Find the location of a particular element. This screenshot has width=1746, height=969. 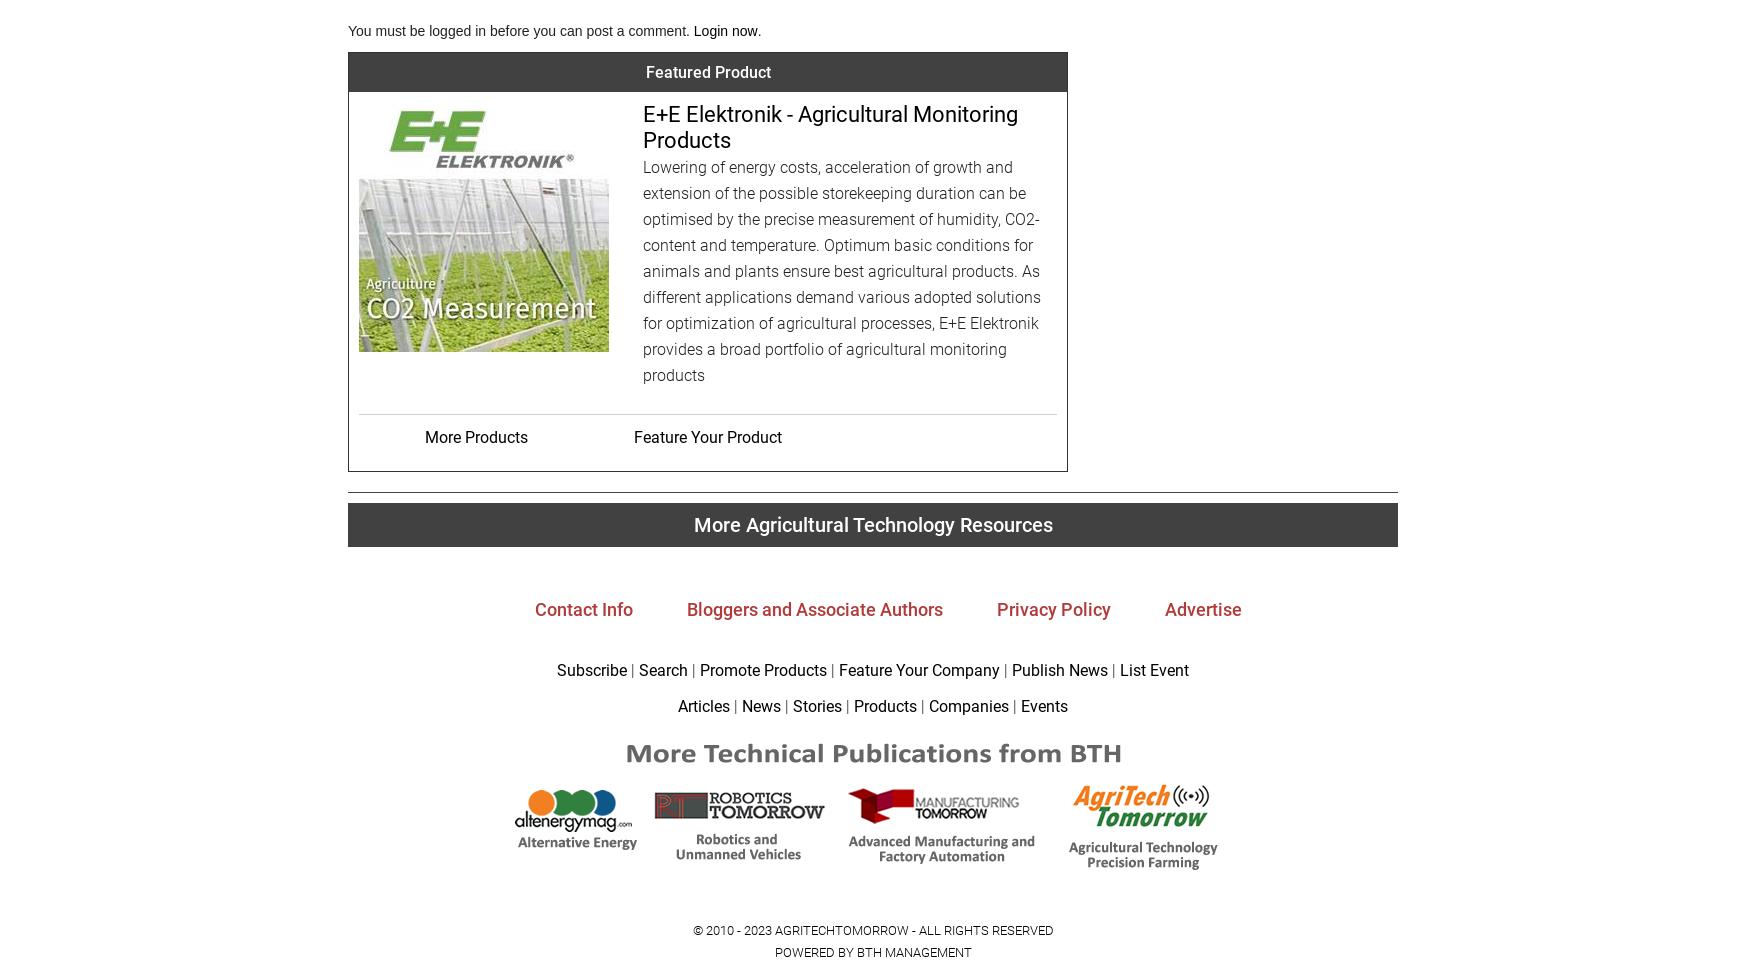

'Feature Your Company' is located at coordinates (918, 669).